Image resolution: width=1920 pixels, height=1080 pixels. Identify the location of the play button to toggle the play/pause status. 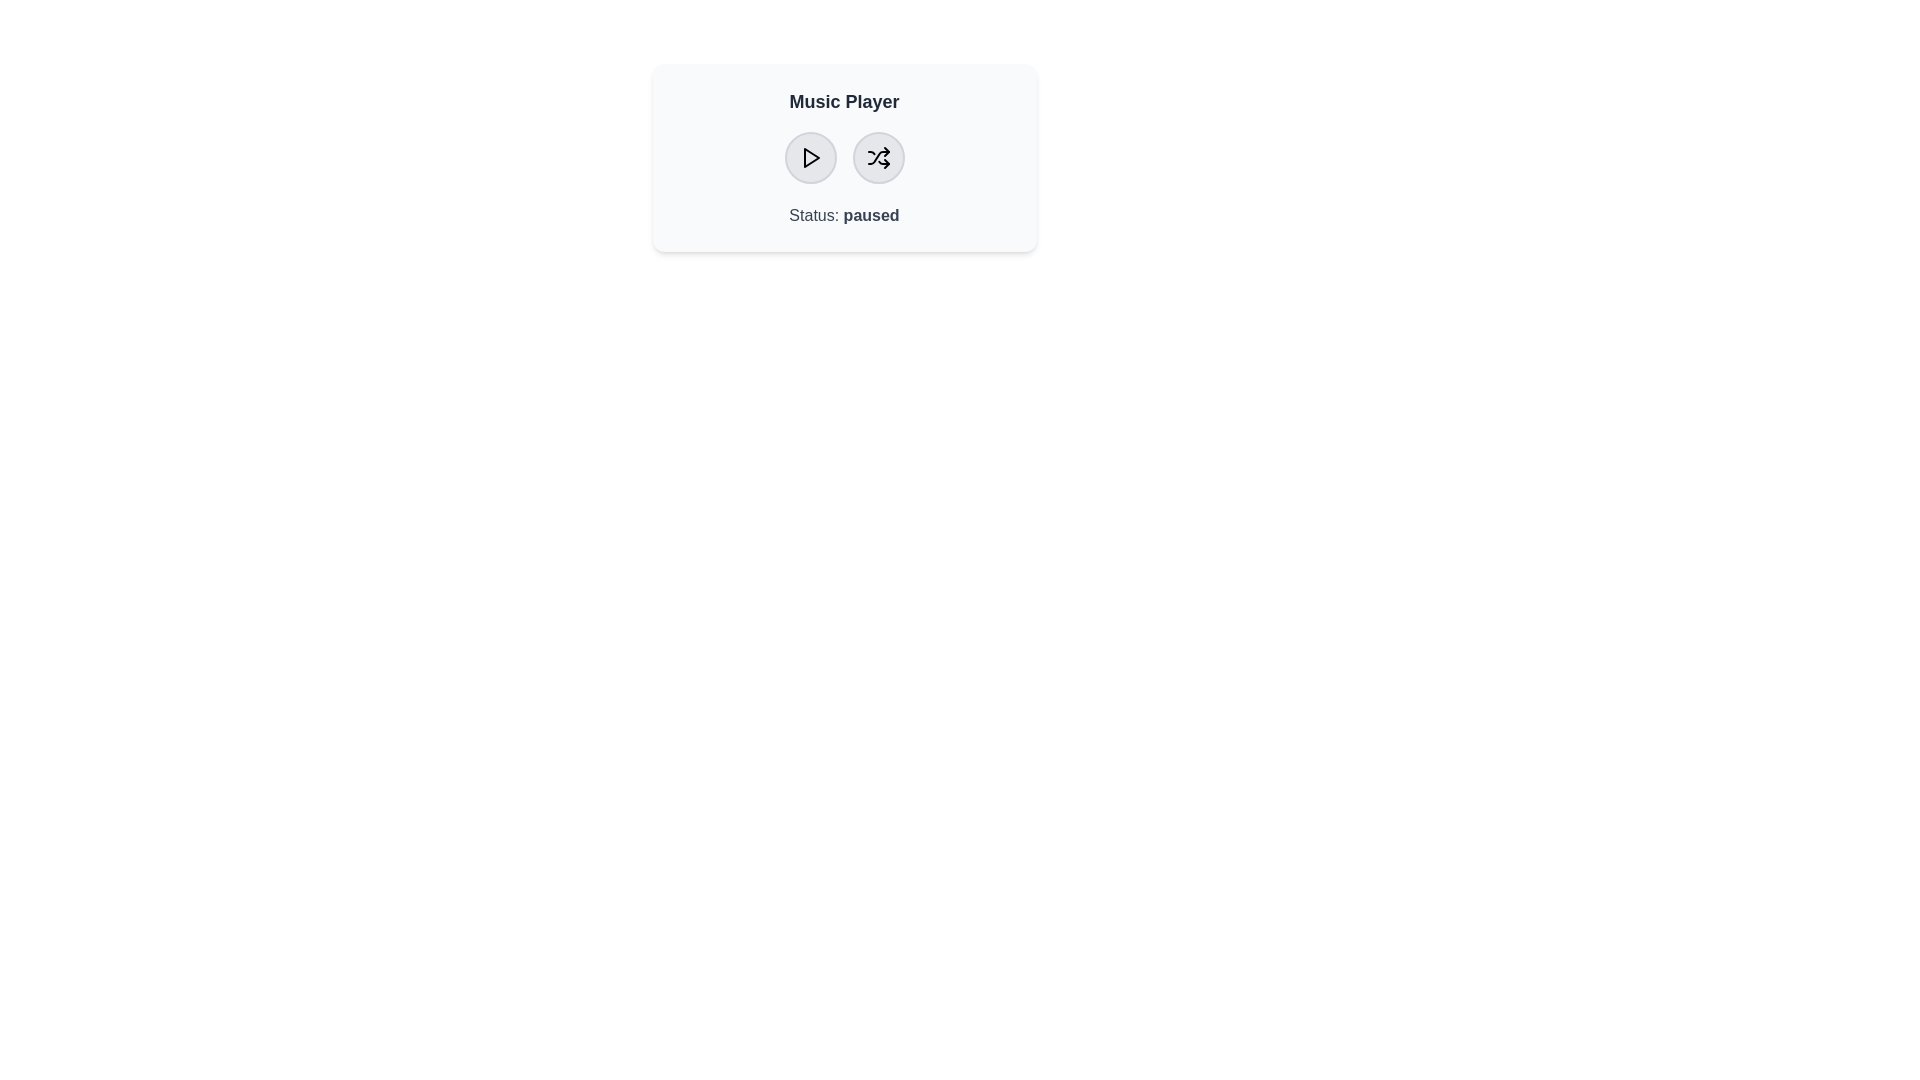
(810, 157).